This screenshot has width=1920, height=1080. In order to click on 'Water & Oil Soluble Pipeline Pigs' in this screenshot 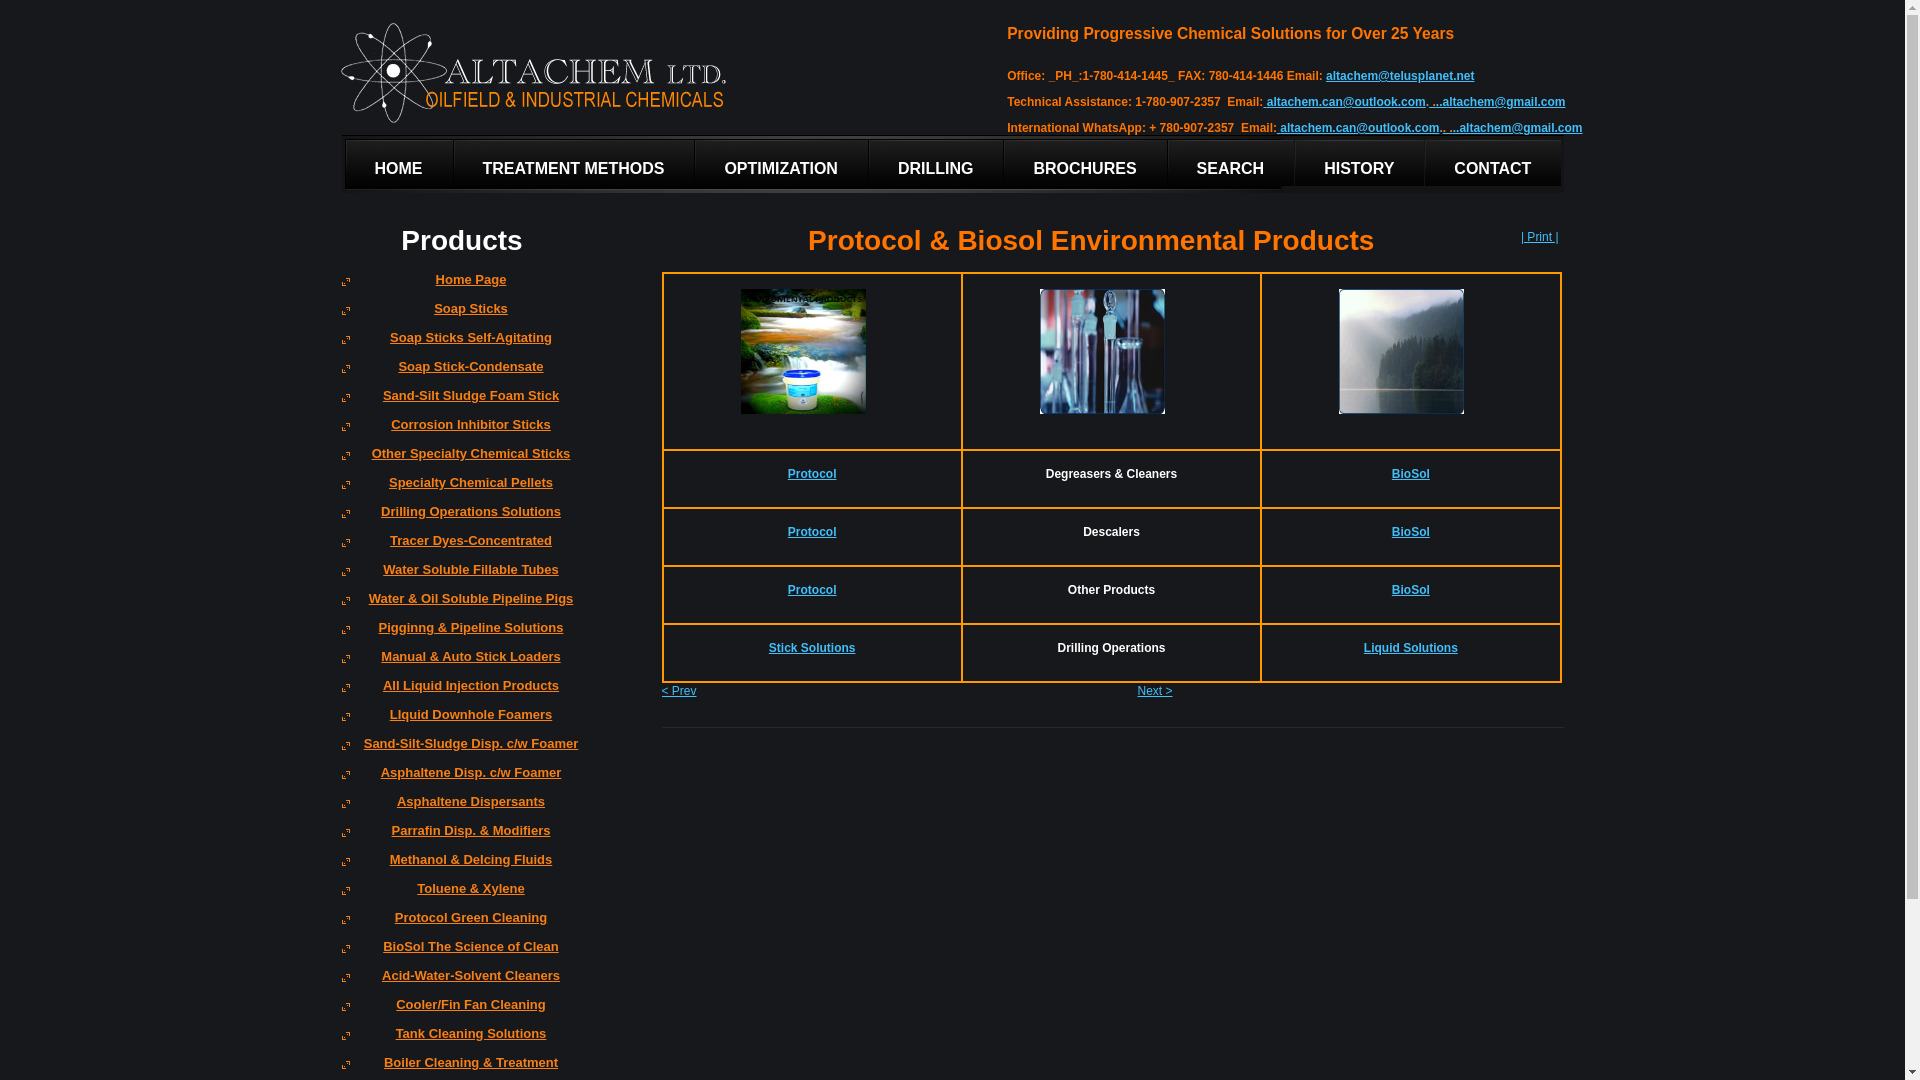, I will do `click(461, 604)`.